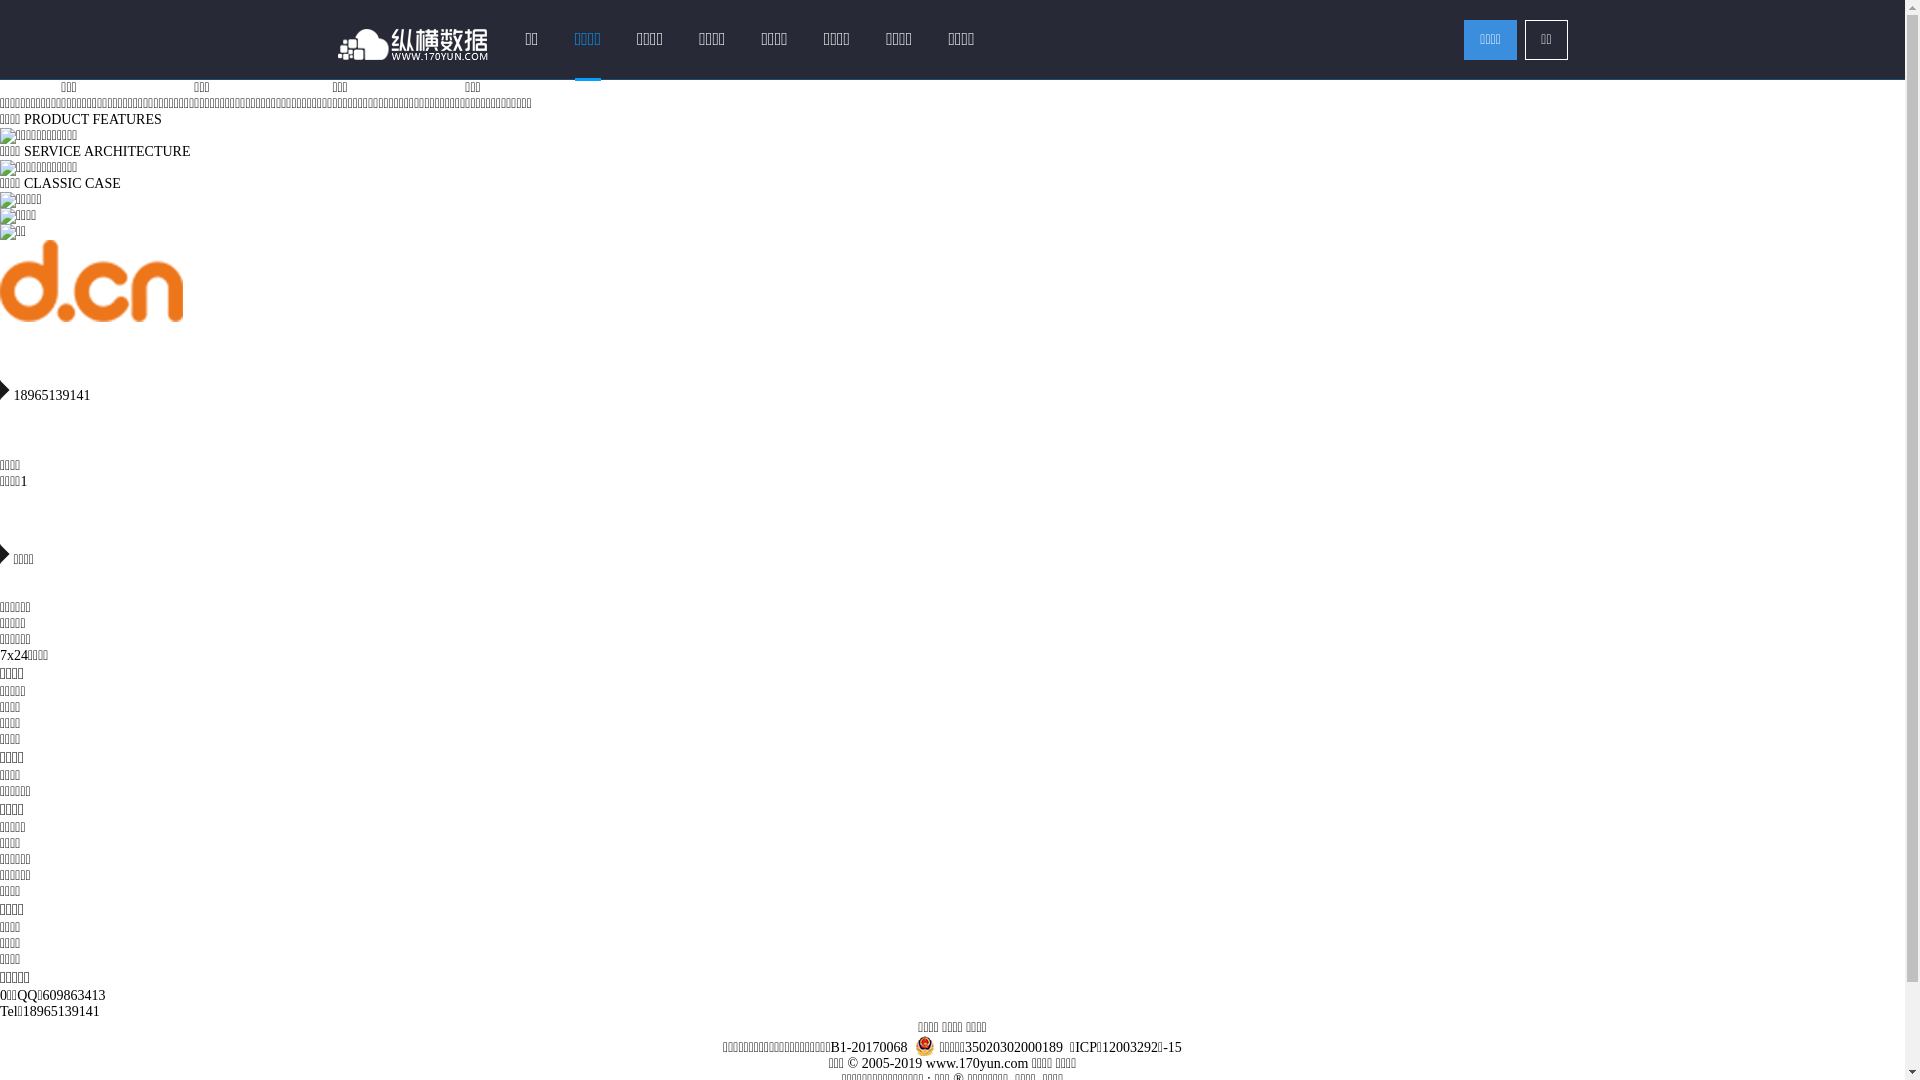 This screenshot has height=1080, width=1920. I want to click on '18965139141', so click(951, 384).